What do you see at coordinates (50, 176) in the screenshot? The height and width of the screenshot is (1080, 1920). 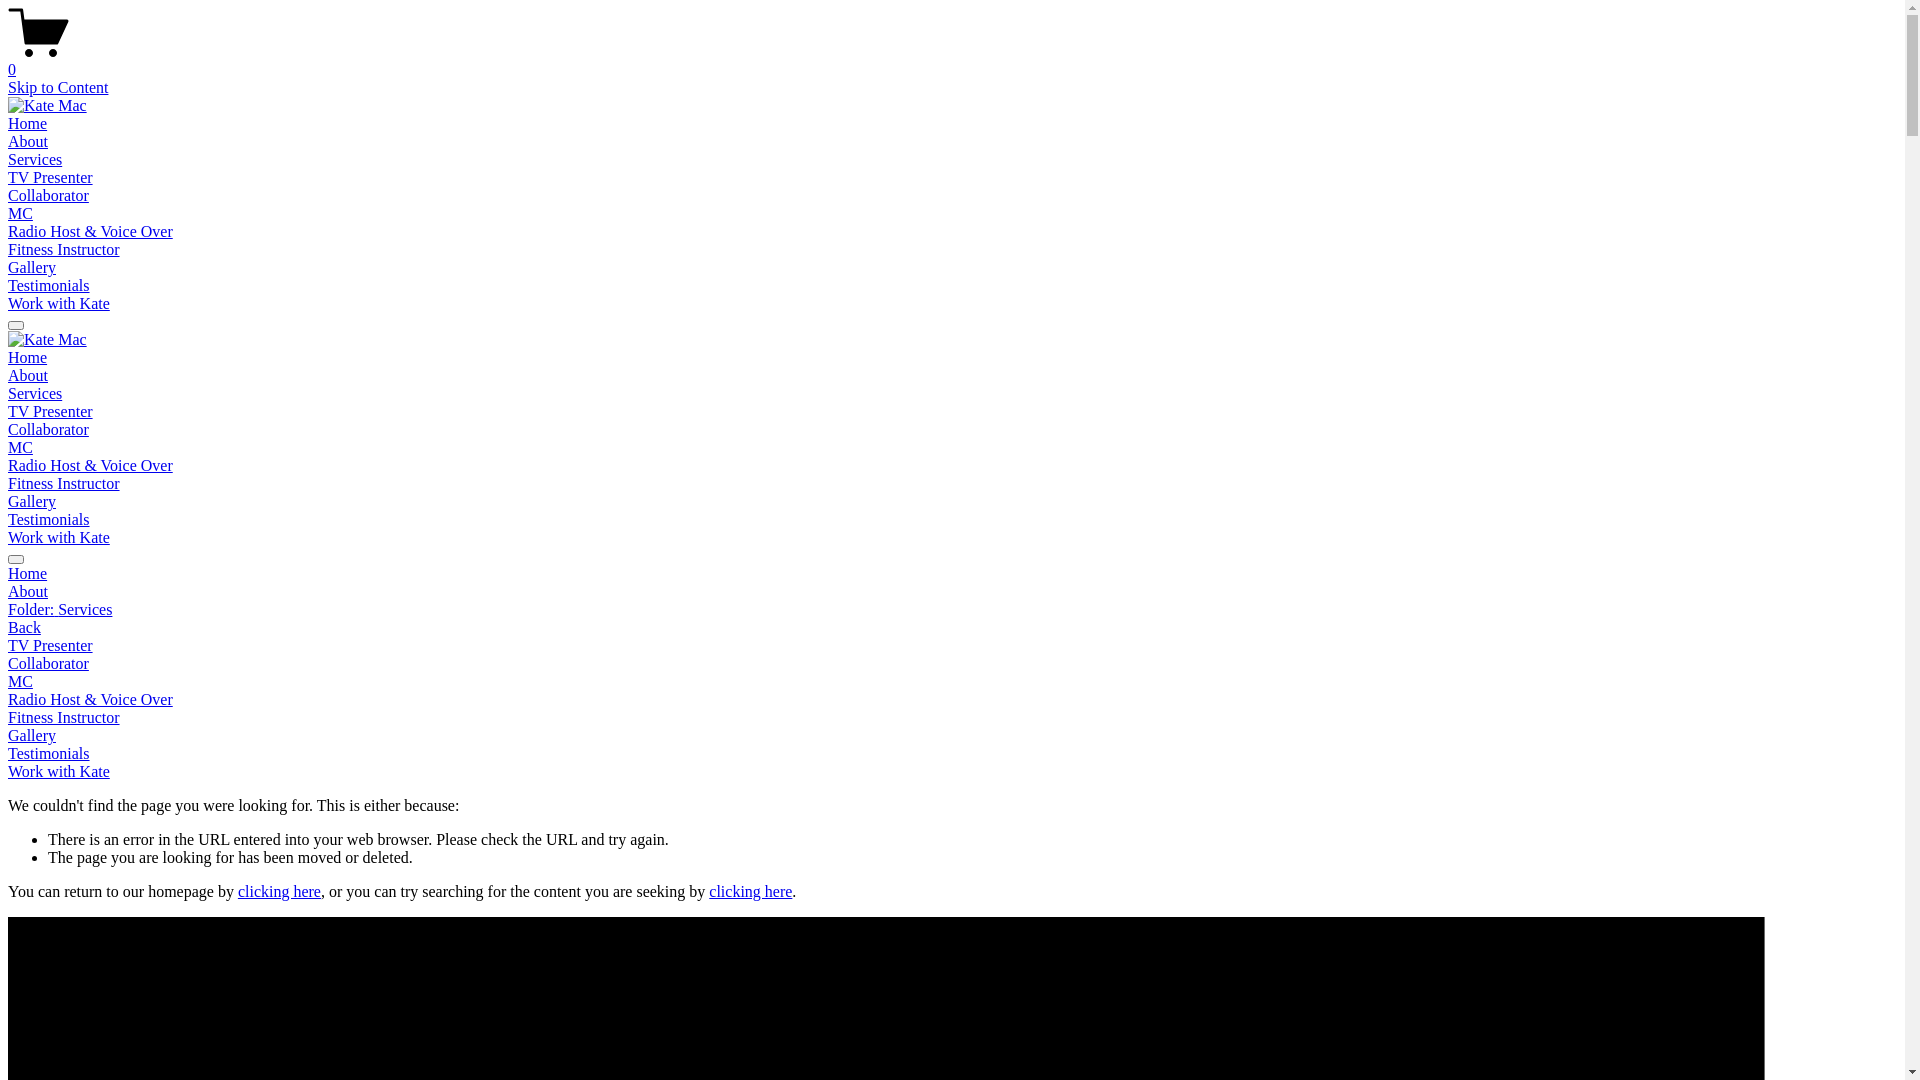 I see `'TV Presenter'` at bounding box center [50, 176].